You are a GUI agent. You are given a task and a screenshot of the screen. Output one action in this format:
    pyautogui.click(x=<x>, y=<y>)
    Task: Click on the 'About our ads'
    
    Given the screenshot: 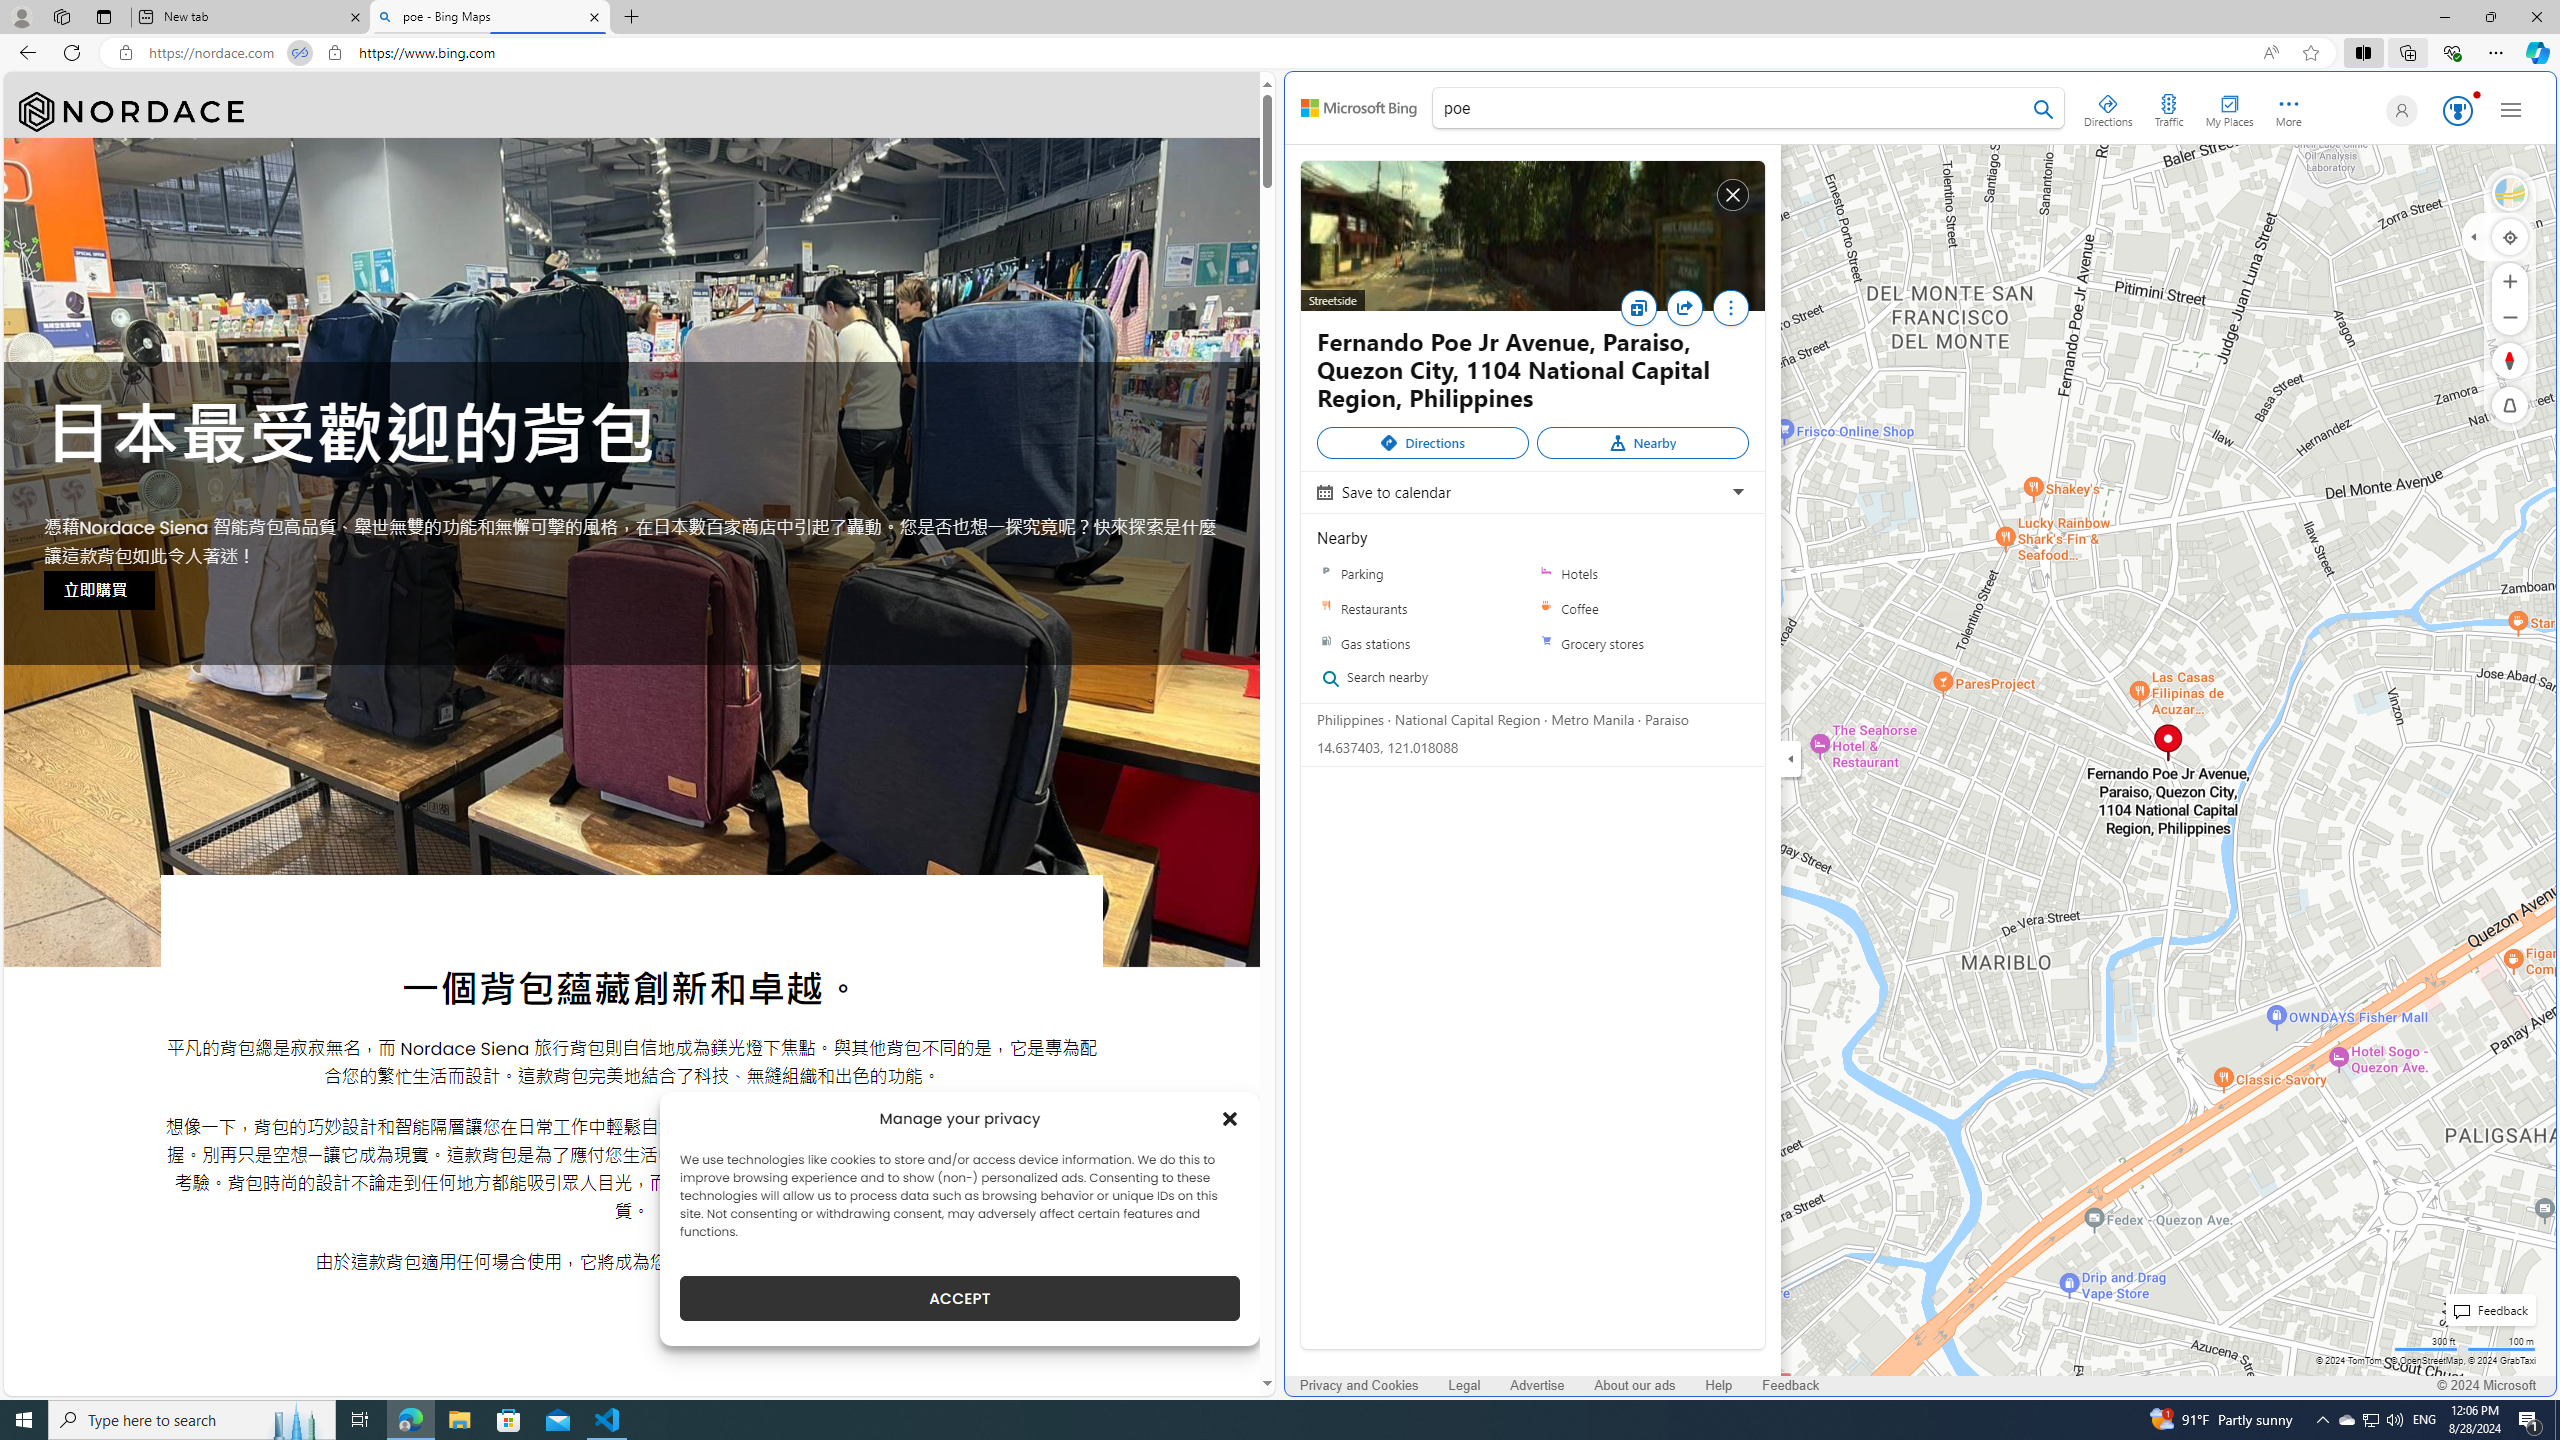 What is the action you would take?
    pyautogui.click(x=1634, y=1386)
    